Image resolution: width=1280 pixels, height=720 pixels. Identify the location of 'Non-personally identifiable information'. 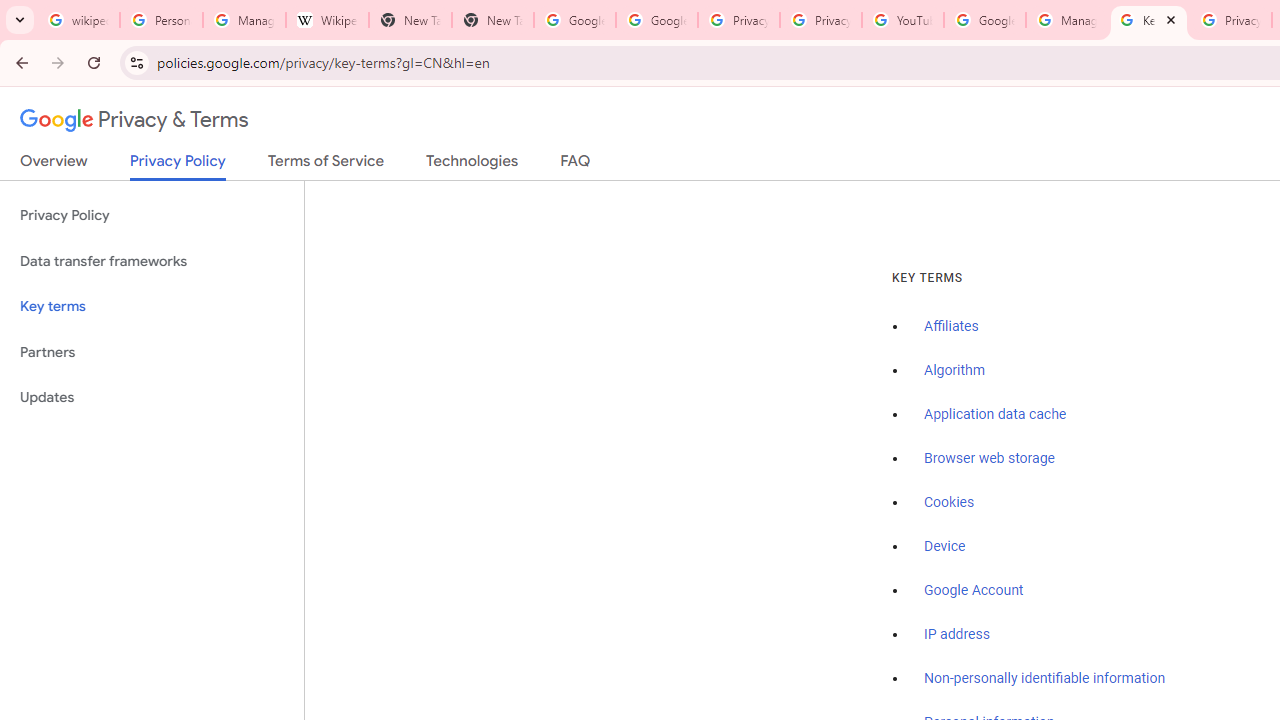
(1044, 678).